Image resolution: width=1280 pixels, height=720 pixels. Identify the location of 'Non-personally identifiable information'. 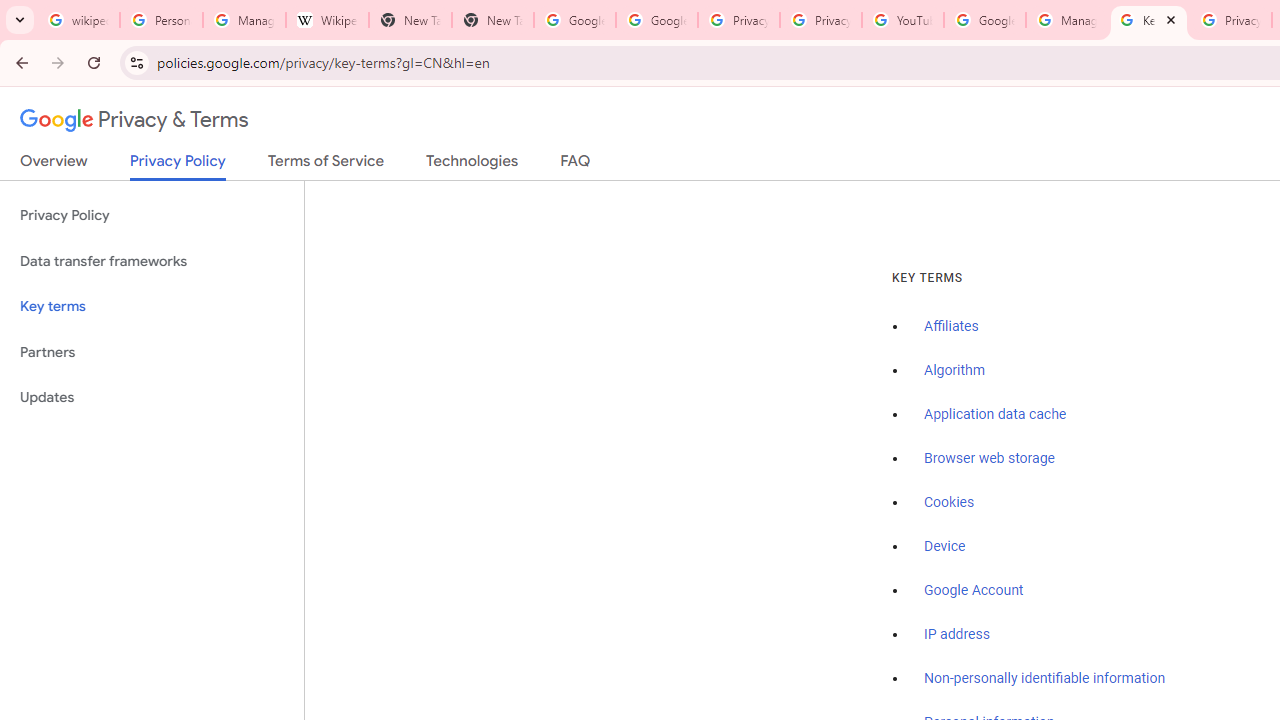
(1044, 678).